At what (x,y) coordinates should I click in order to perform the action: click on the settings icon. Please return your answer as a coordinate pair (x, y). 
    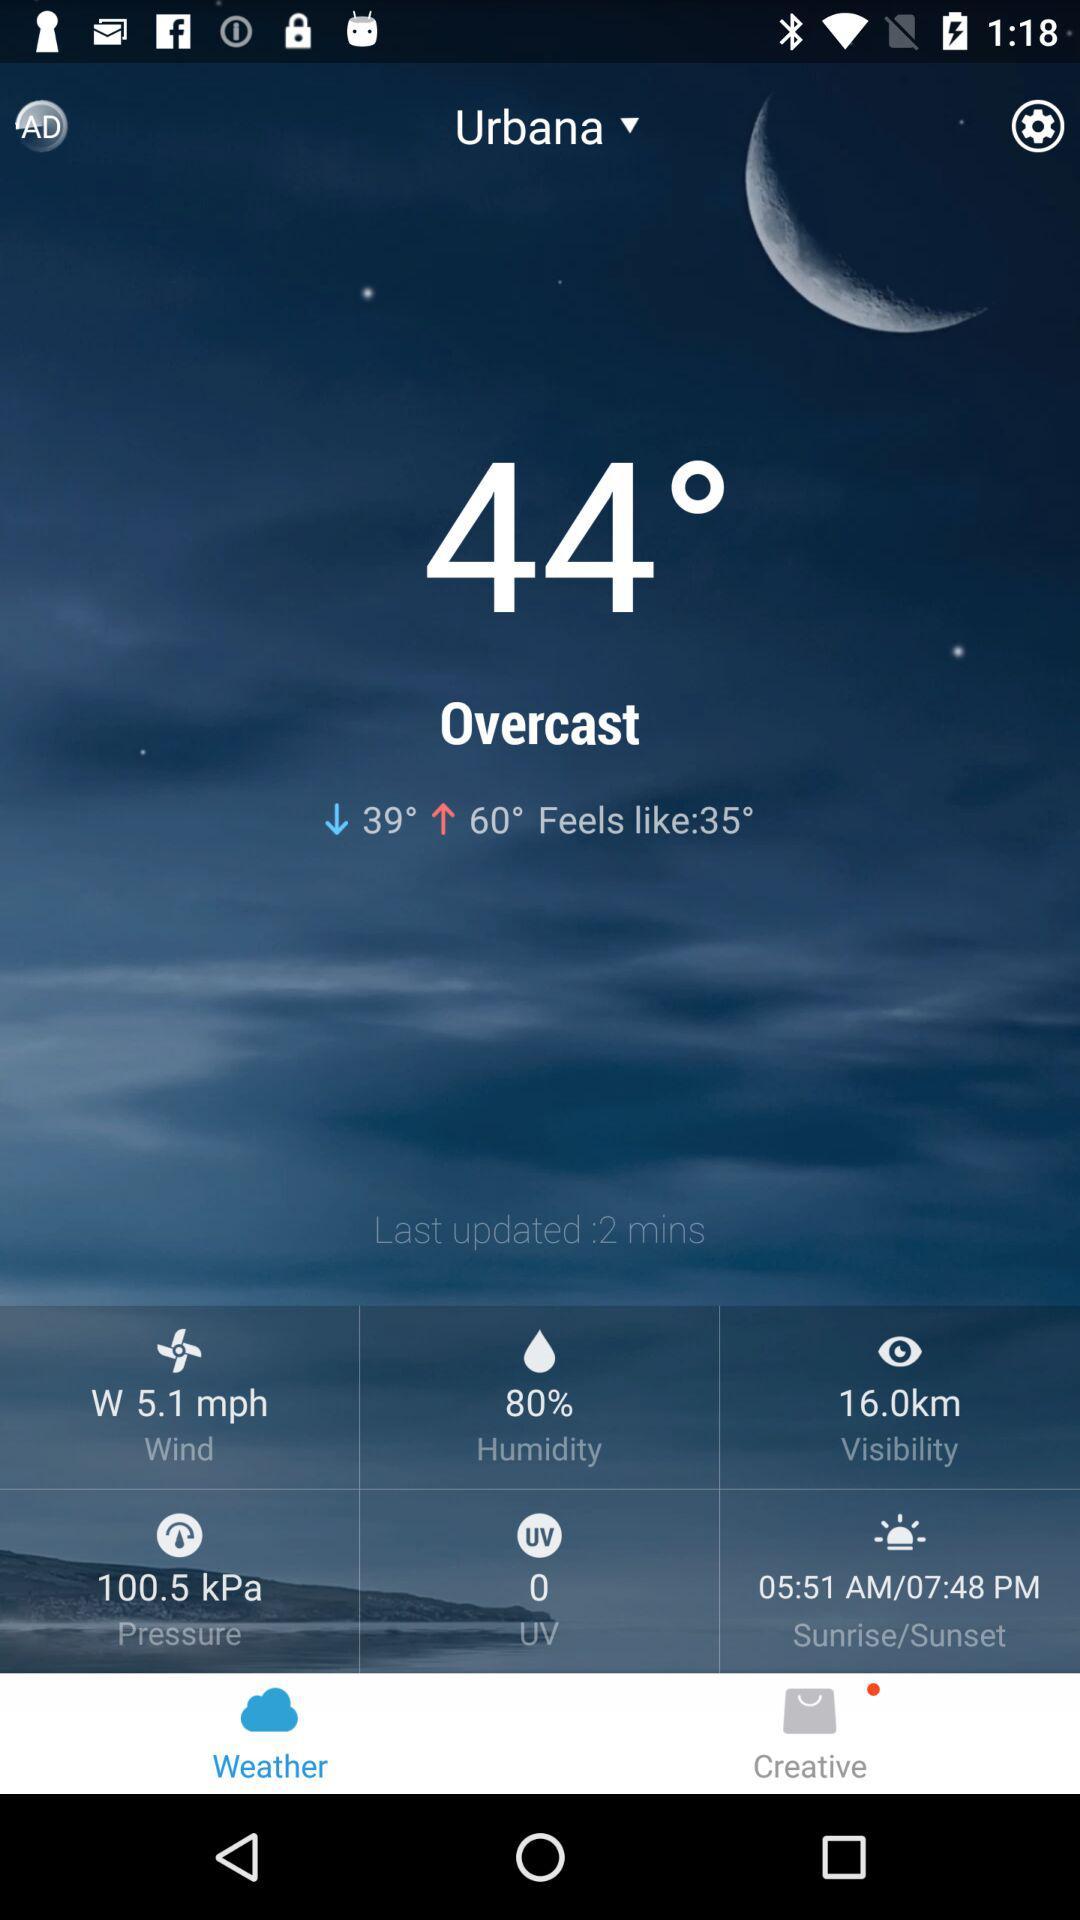
    Looking at the image, I should click on (1036, 133).